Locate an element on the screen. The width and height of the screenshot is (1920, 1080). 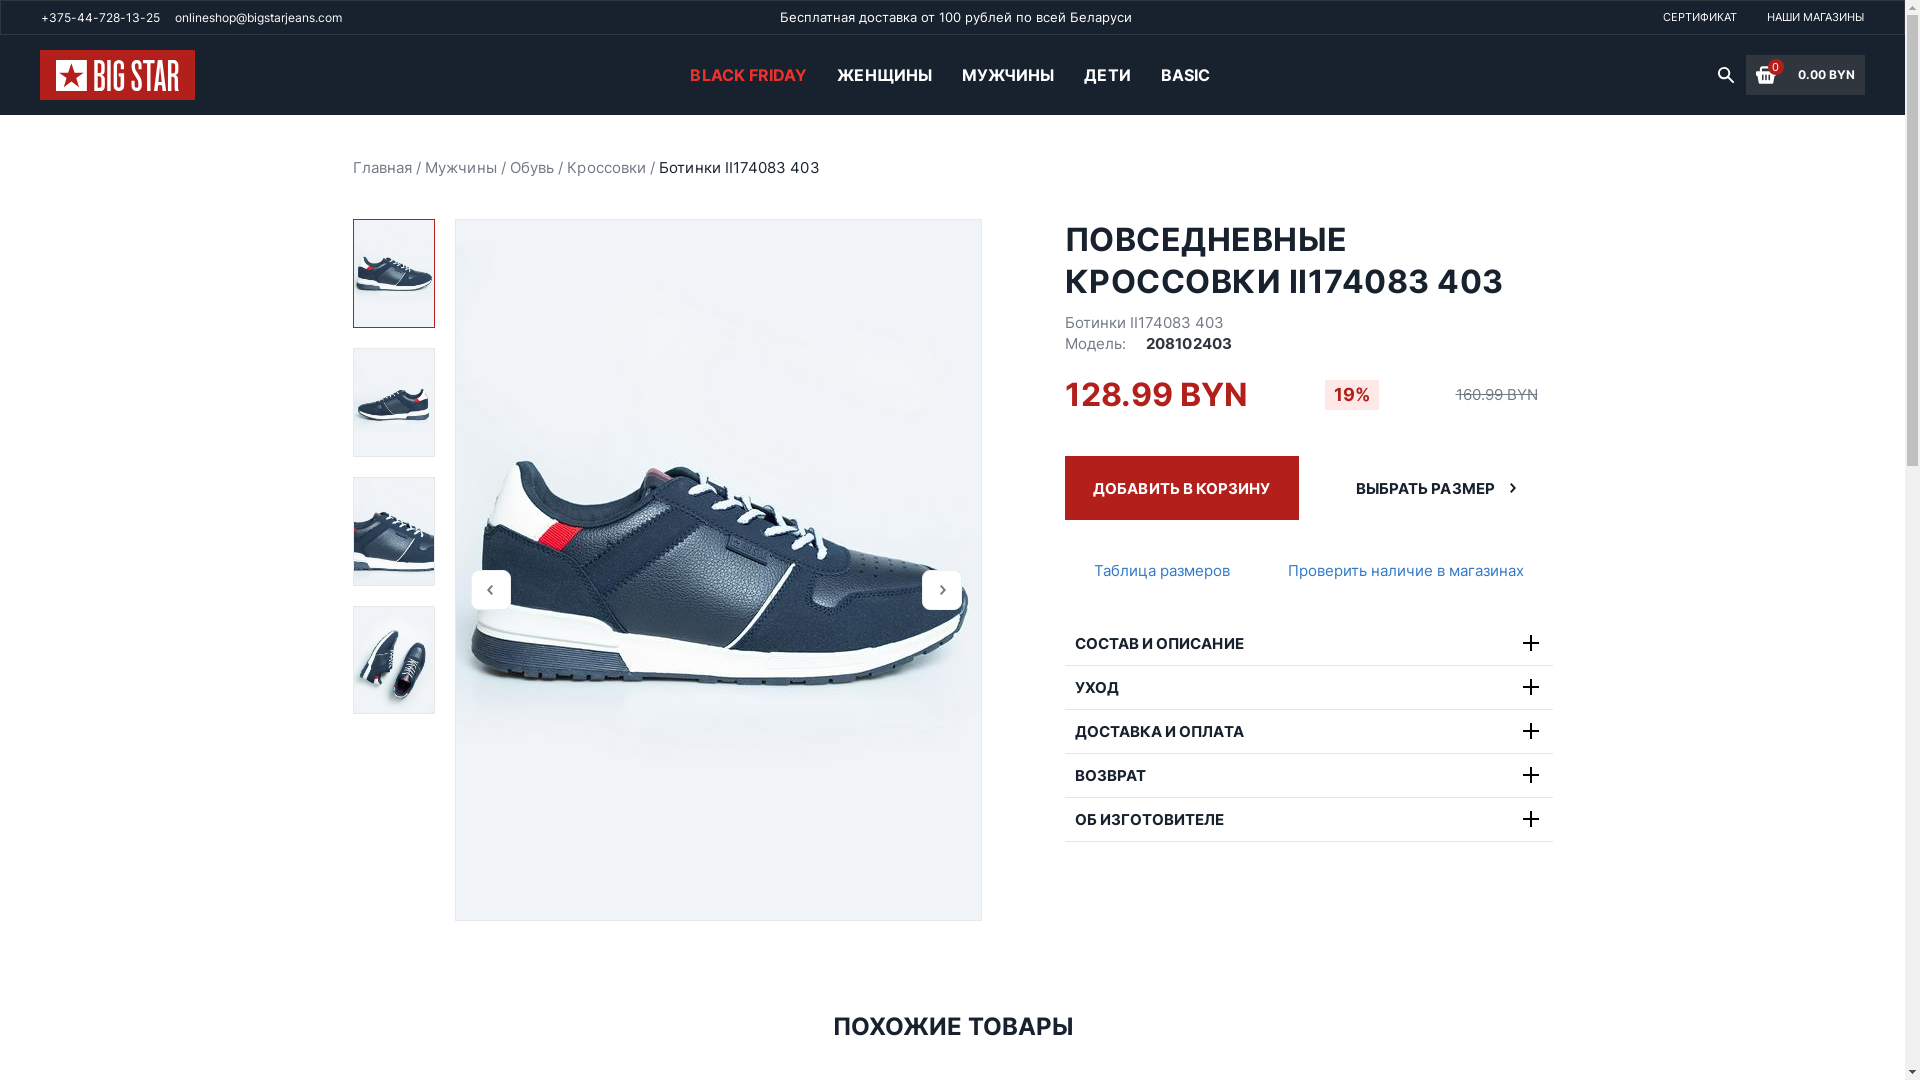
'BLACK FRIDAY' is located at coordinates (747, 73).